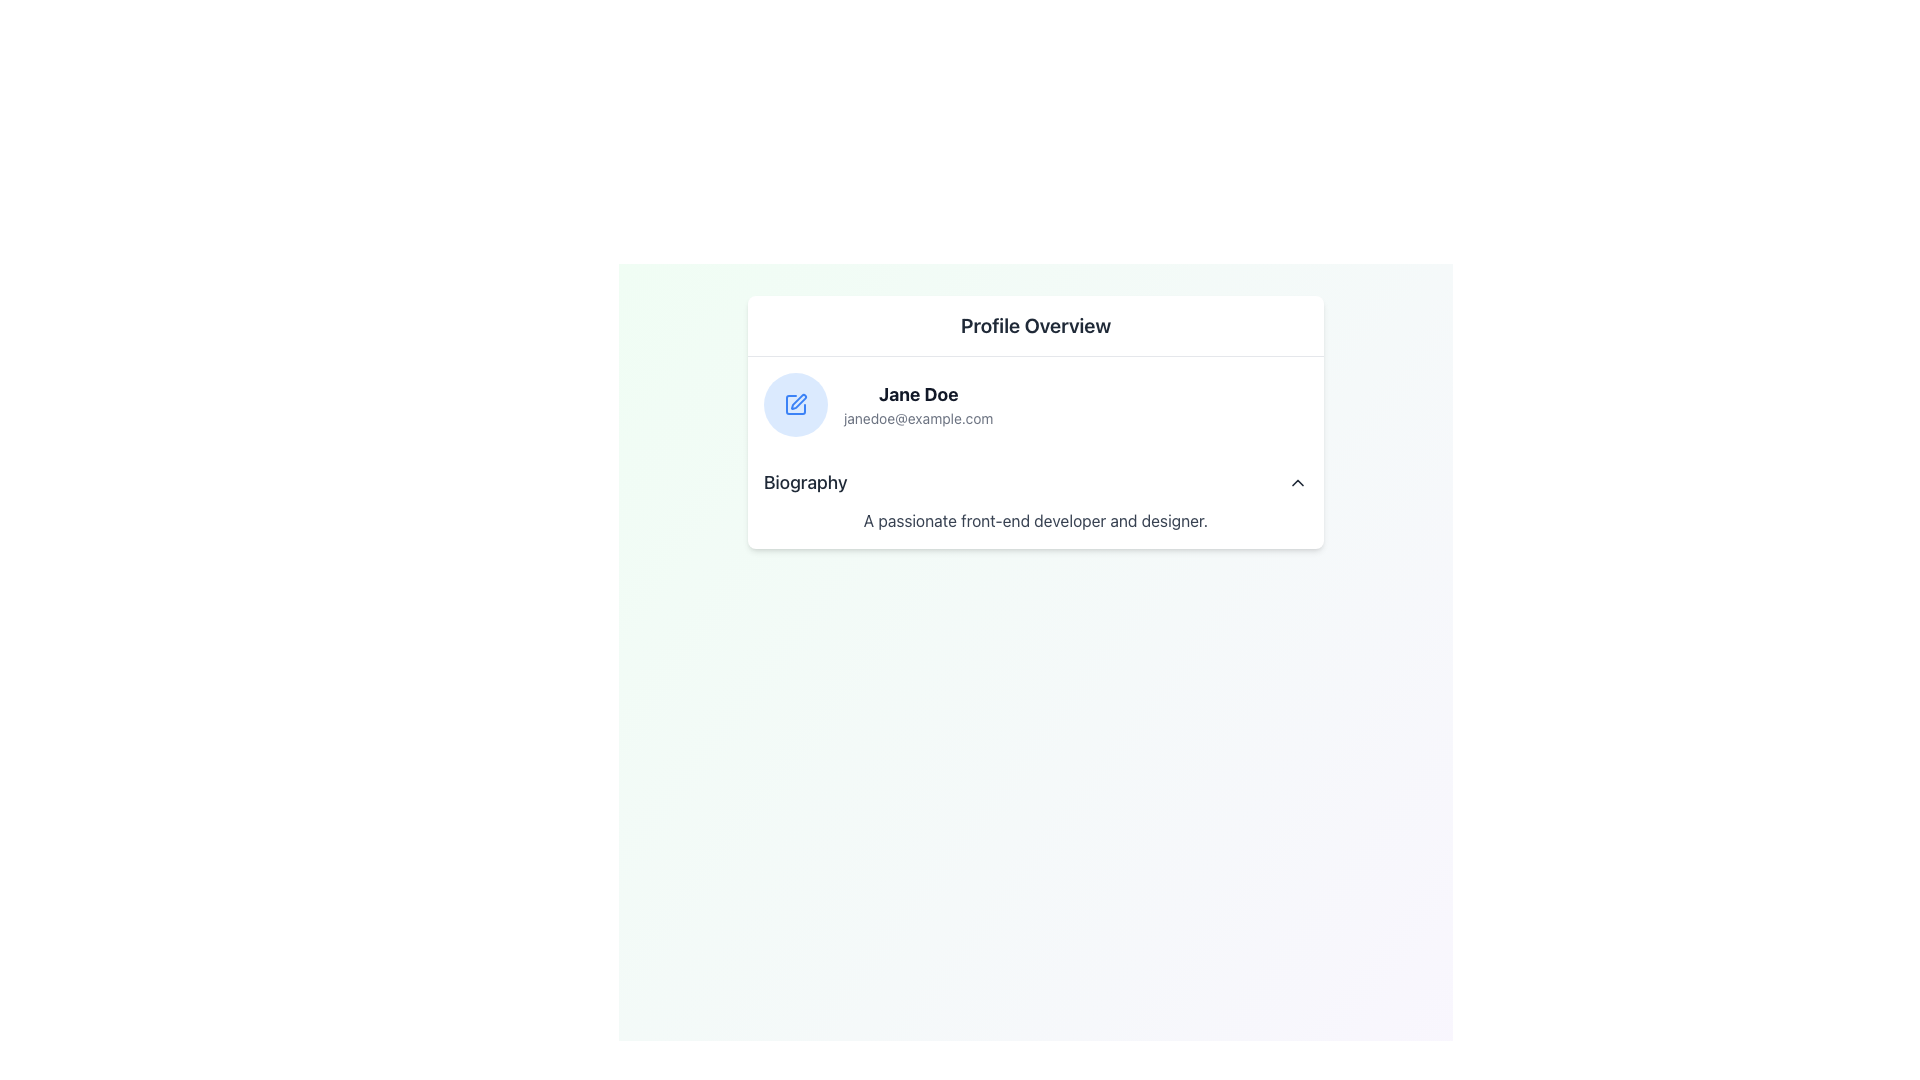 Image resolution: width=1920 pixels, height=1080 pixels. I want to click on the edit icon located next to the user's name and email in the profile overview card, so click(797, 401).